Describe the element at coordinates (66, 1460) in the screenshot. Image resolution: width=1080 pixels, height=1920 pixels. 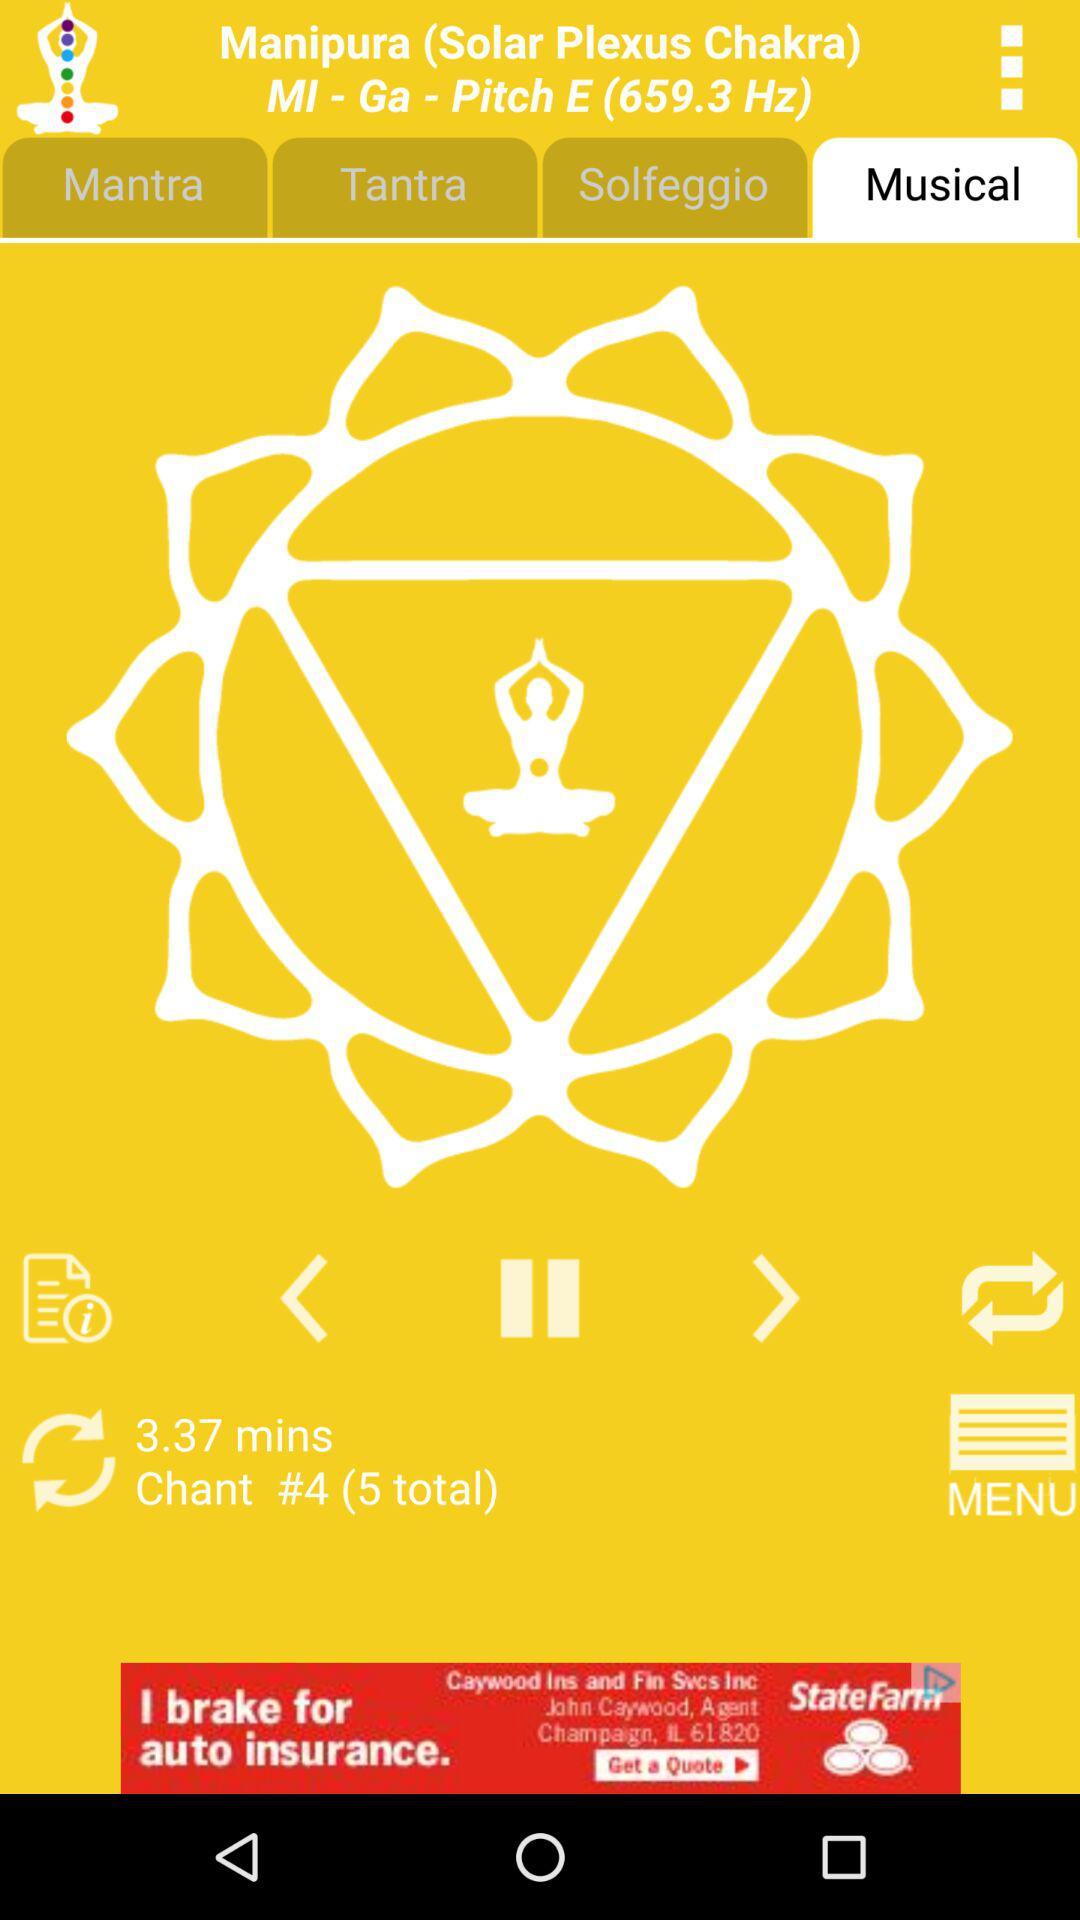
I see `repeat song` at that location.